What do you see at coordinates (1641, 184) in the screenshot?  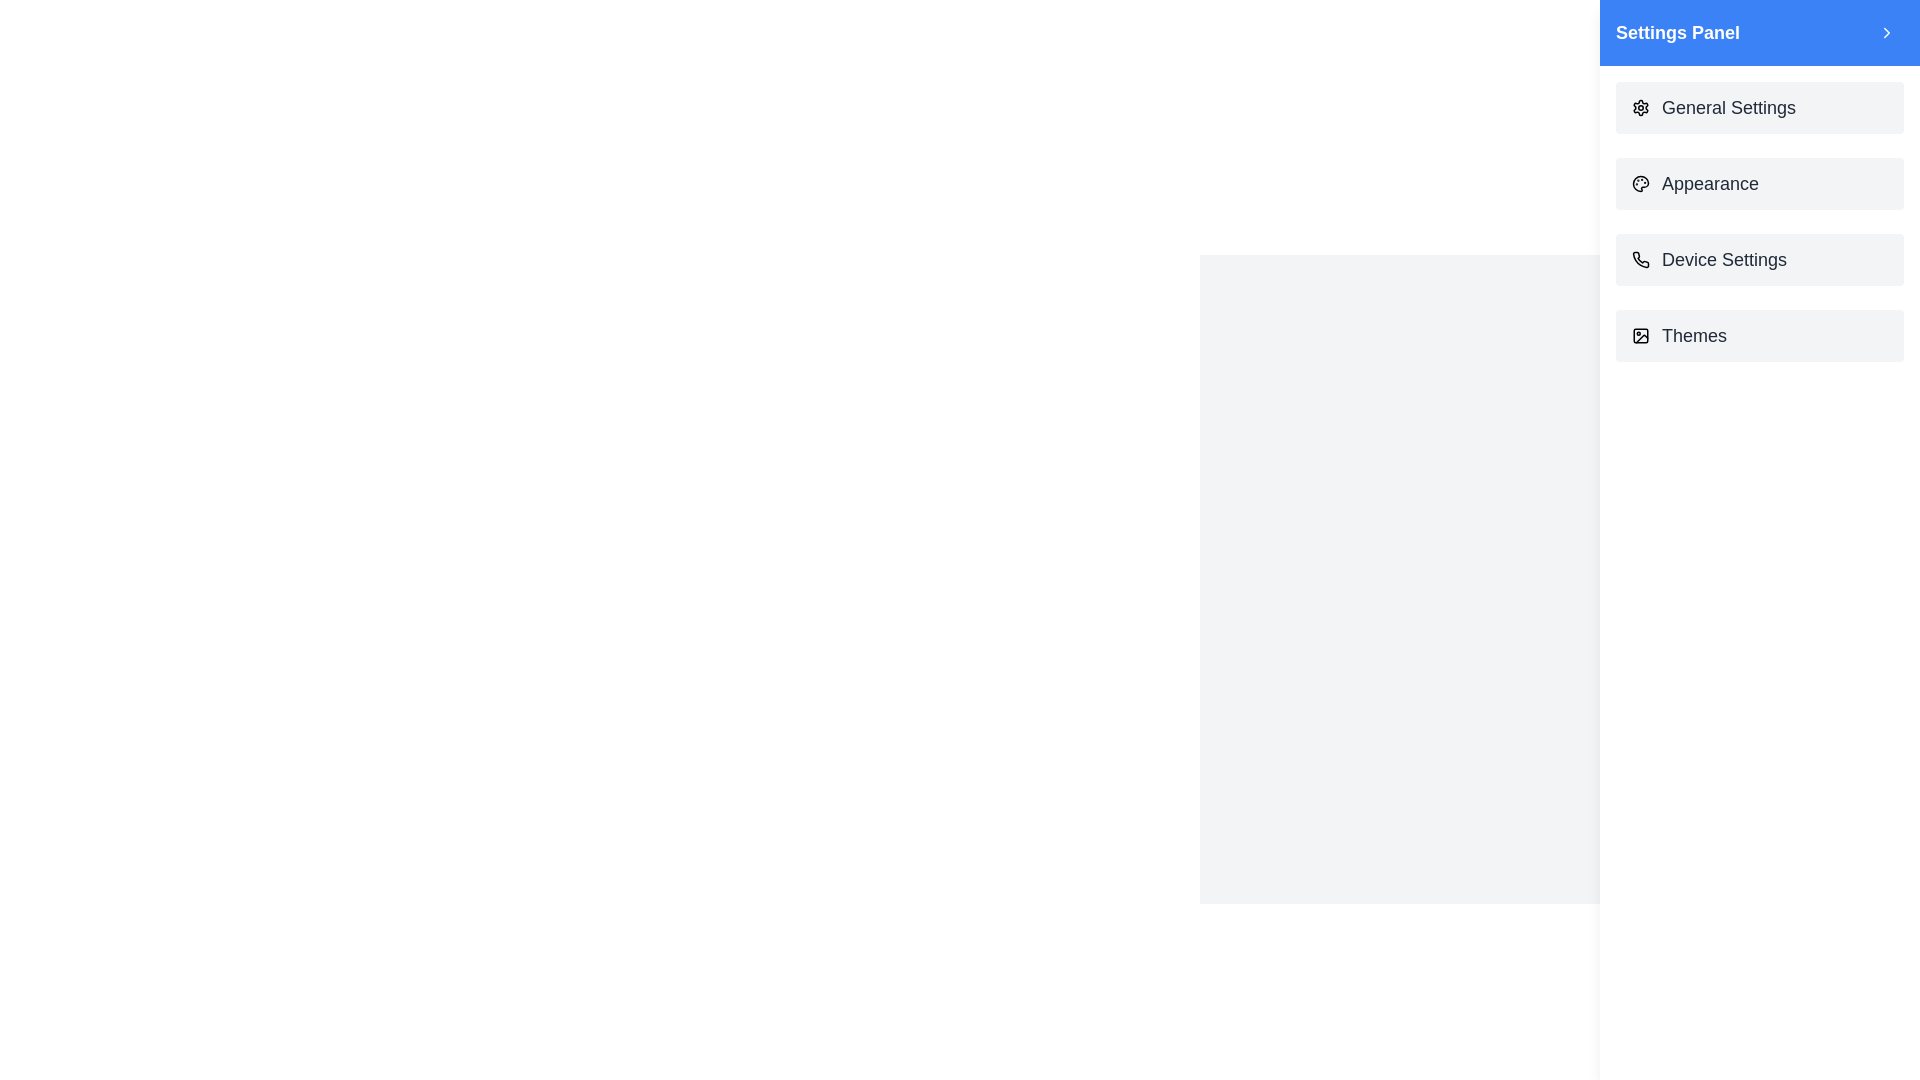 I see `the main body of the painter's palette SVG icon, which is the second option in the vertical menu list labeled 'Appearance', located below 'General Settings' and above 'Device Settings'` at bounding box center [1641, 184].